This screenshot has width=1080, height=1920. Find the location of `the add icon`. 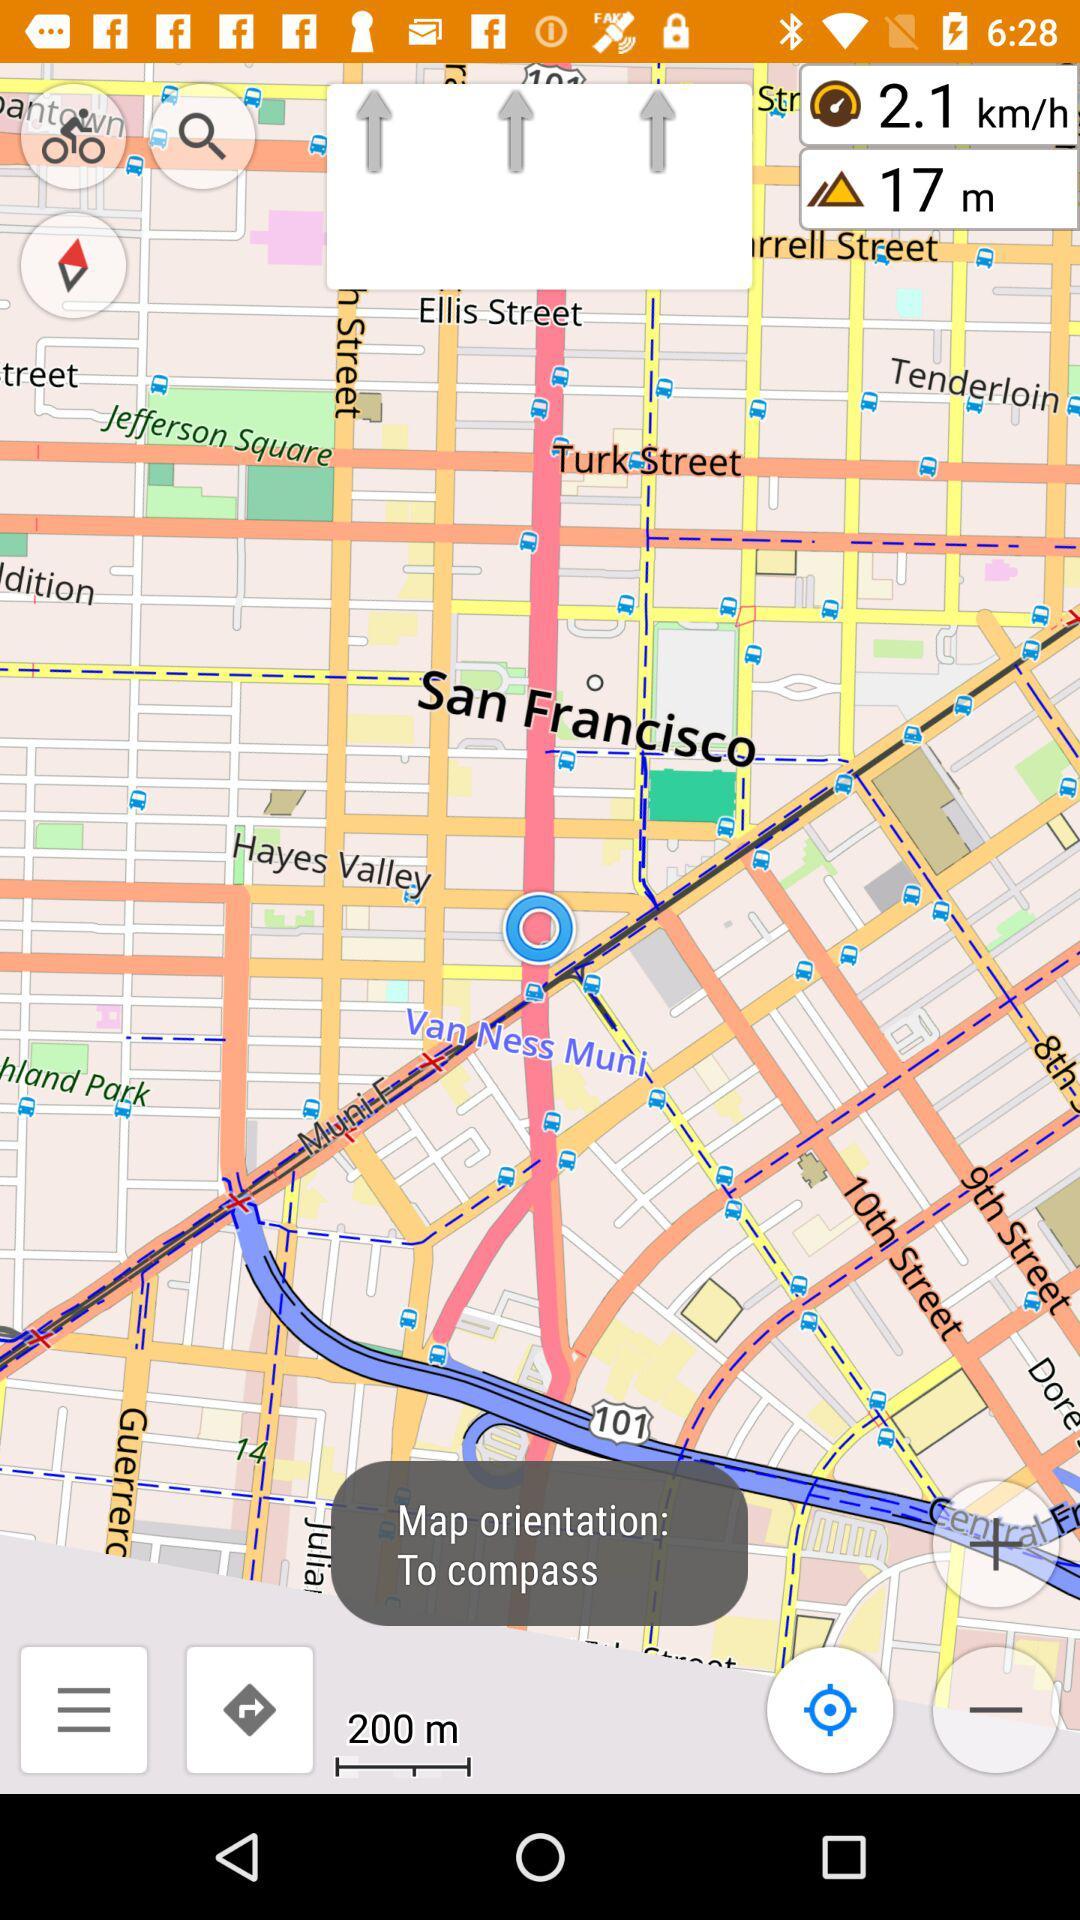

the add icon is located at coordinates (995, 1543).